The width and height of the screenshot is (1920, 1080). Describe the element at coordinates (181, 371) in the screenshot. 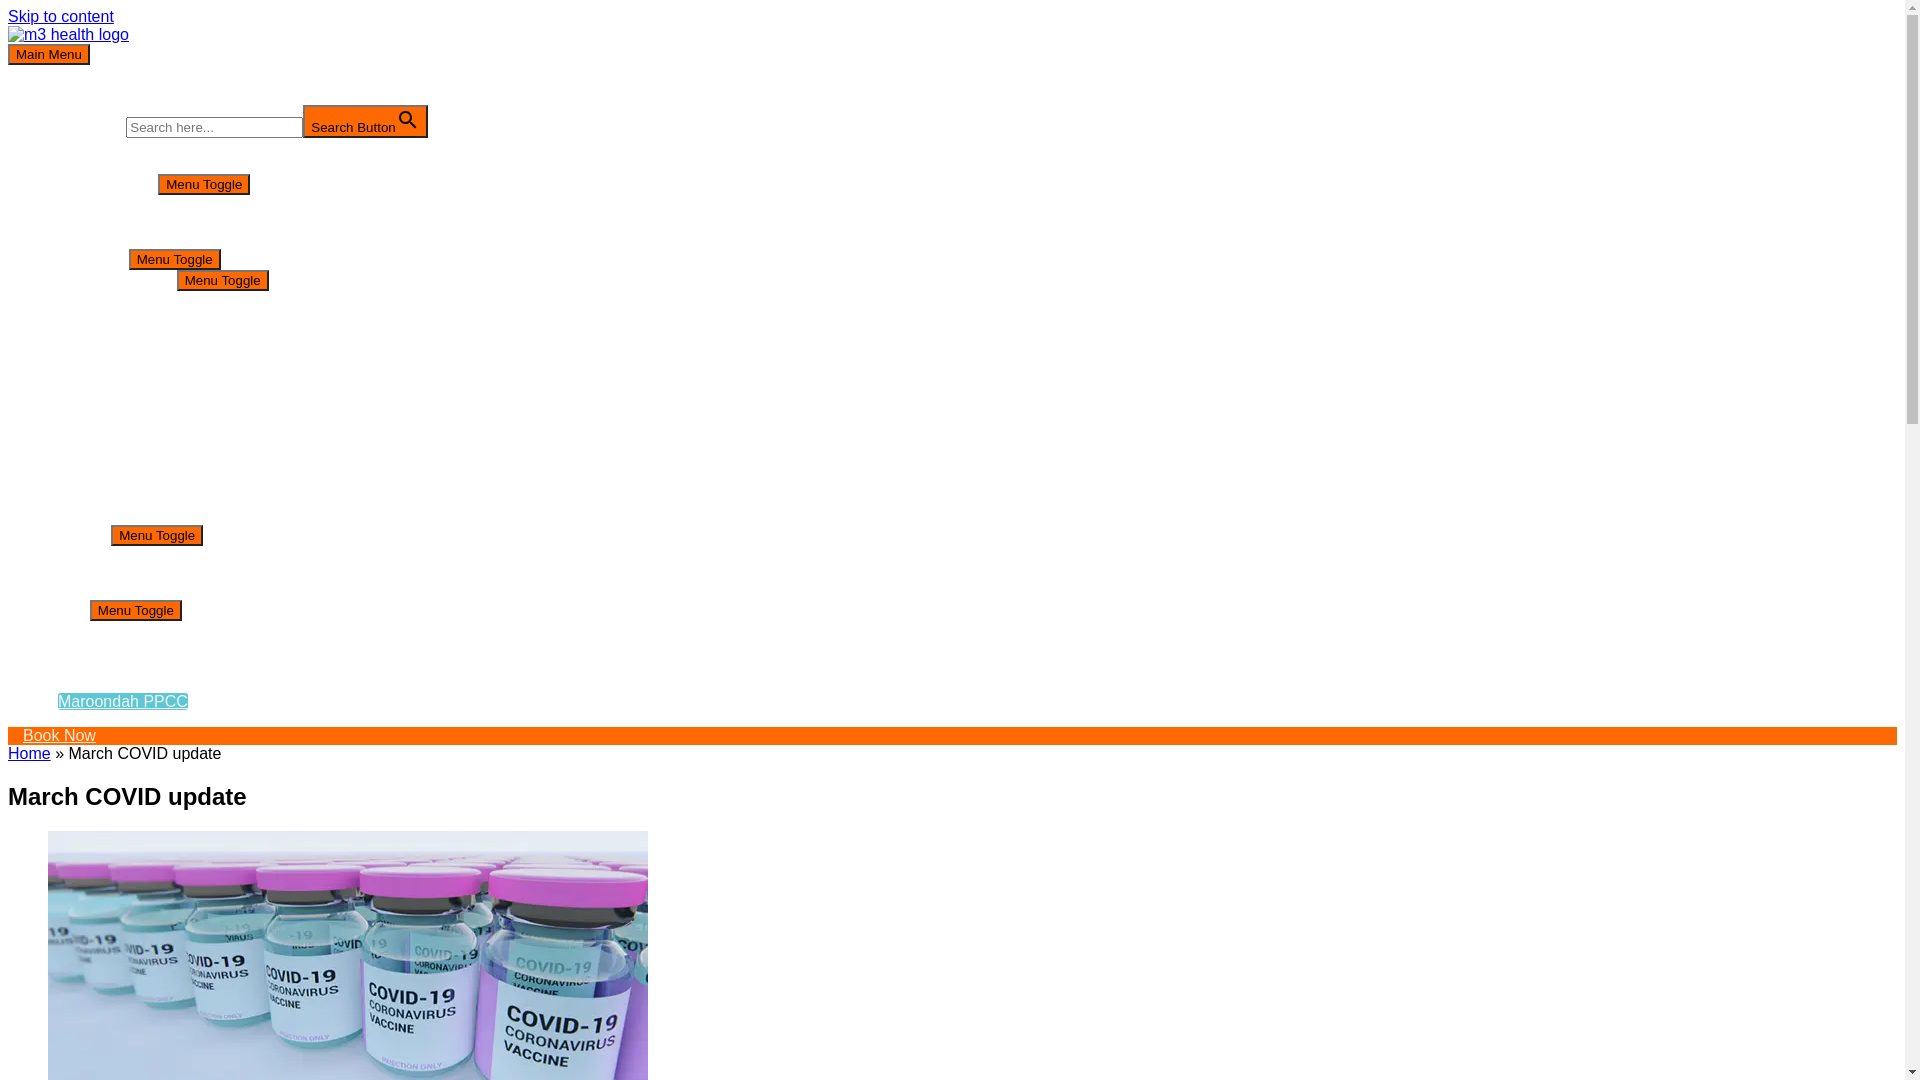

I see `'GP Care Plans'` at that location.